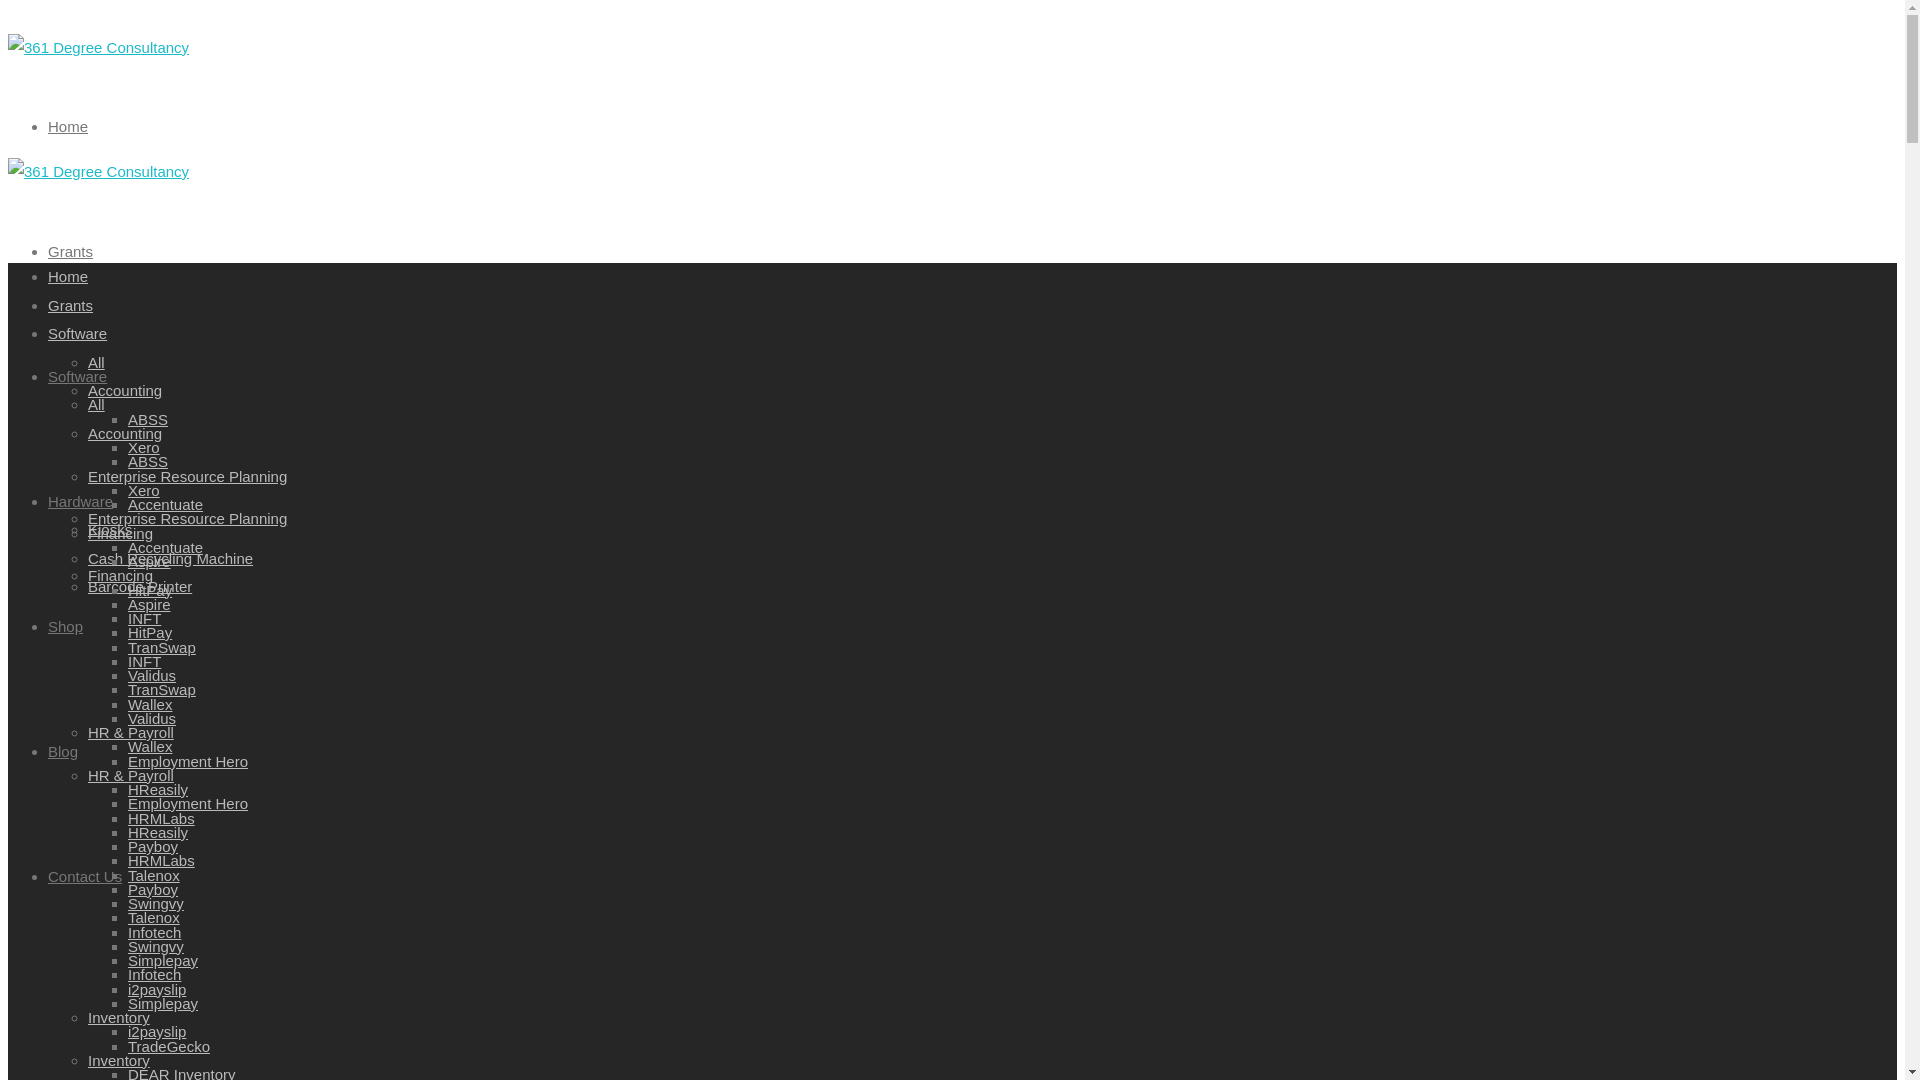 This screenshot has height=1080, width=1920. Describe the element at coordinates (77, 332) in the screenshot. I see `'Software'` at that location.